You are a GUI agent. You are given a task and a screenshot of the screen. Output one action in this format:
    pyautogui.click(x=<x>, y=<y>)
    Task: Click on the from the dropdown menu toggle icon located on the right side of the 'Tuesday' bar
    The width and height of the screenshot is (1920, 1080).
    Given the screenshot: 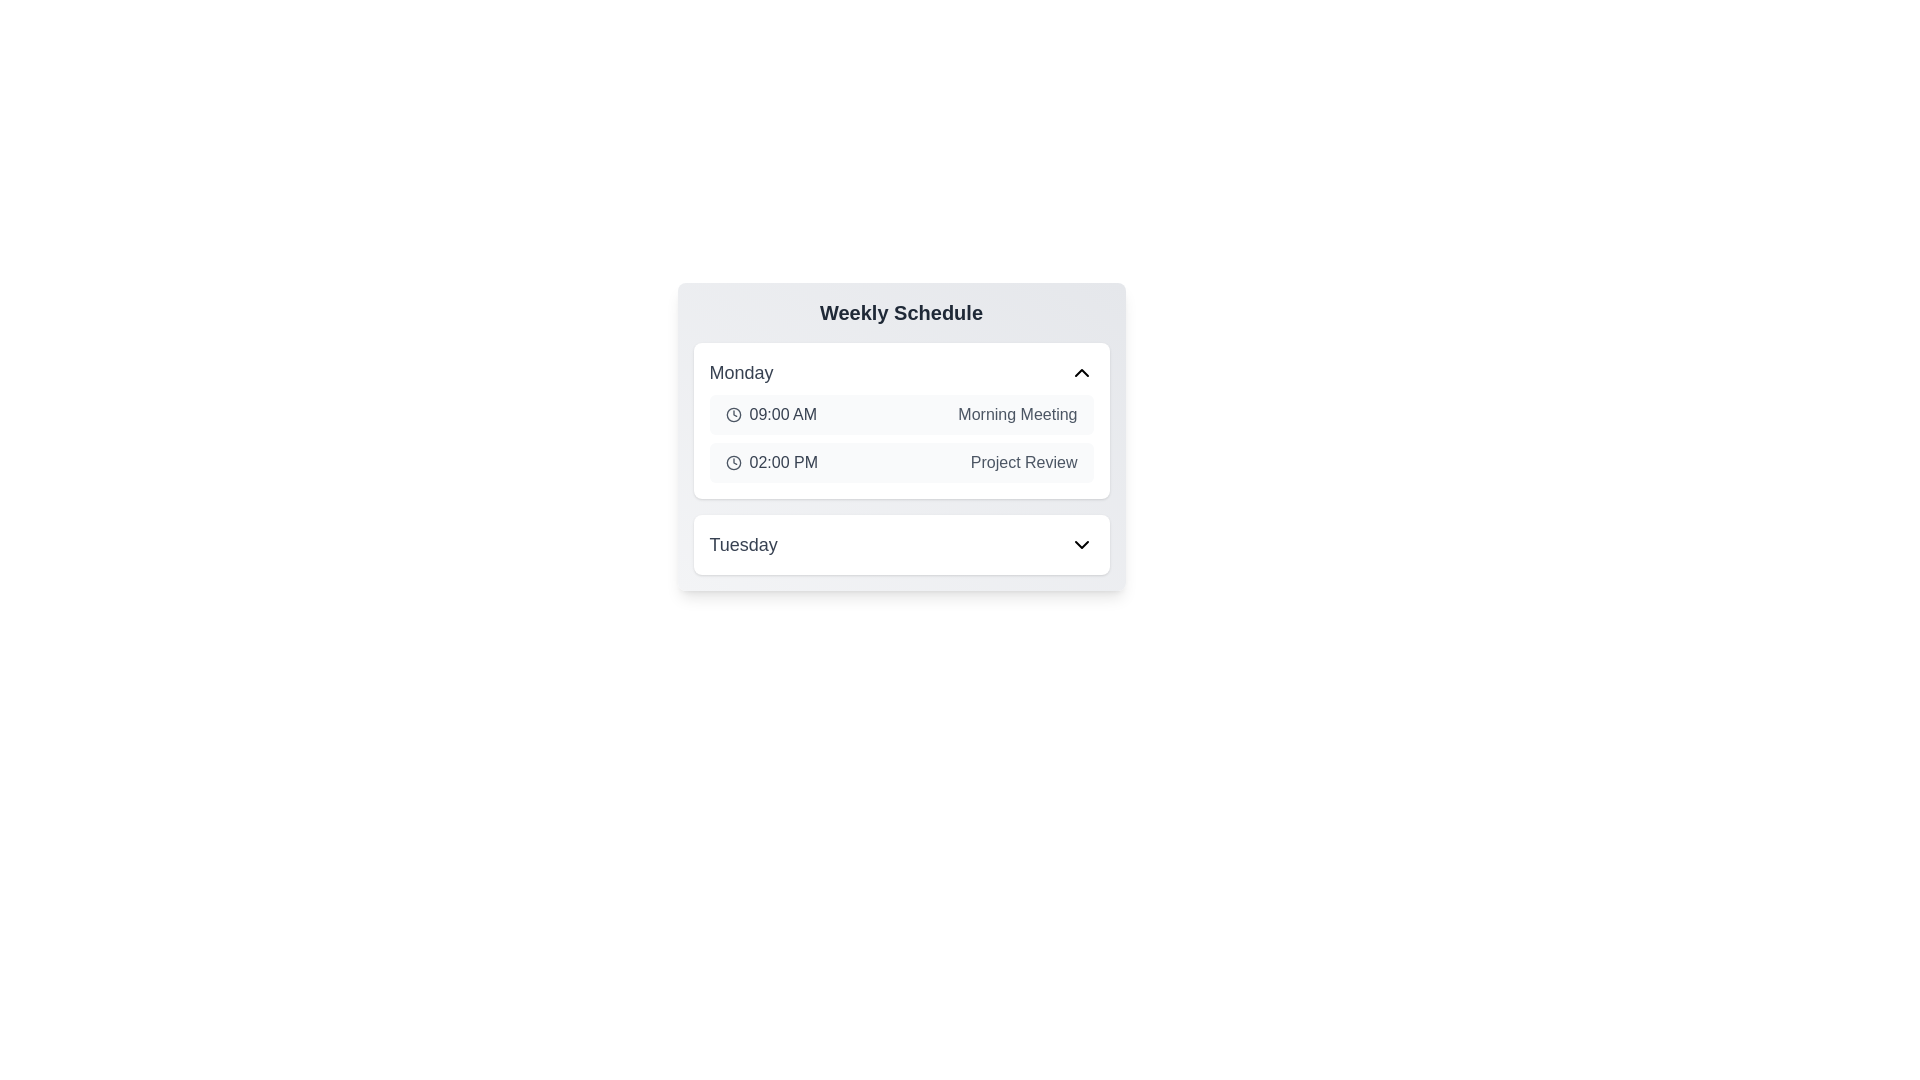 What is the action you would take?
    pyautogui.click(x=1080, y=544)
    